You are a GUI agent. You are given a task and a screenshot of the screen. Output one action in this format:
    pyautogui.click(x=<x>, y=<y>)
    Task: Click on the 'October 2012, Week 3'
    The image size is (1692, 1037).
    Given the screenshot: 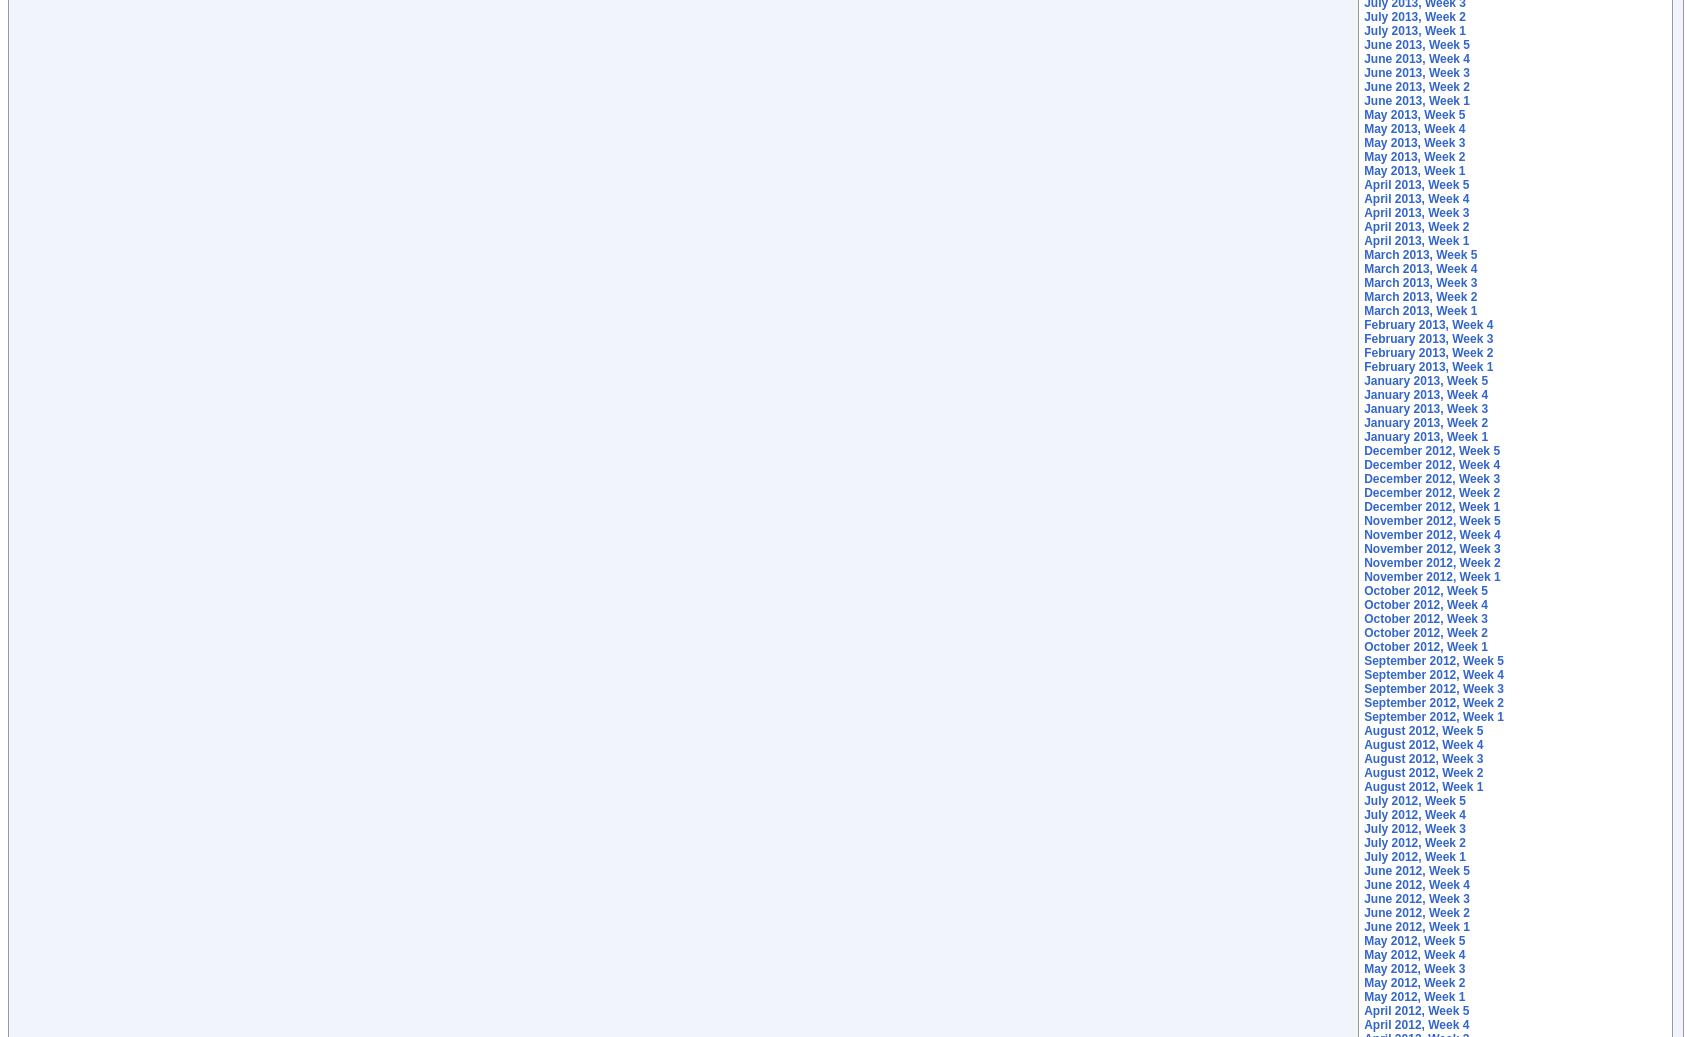 What is the action you would take?
    pyautogui.click(x=1363, y=618)
    